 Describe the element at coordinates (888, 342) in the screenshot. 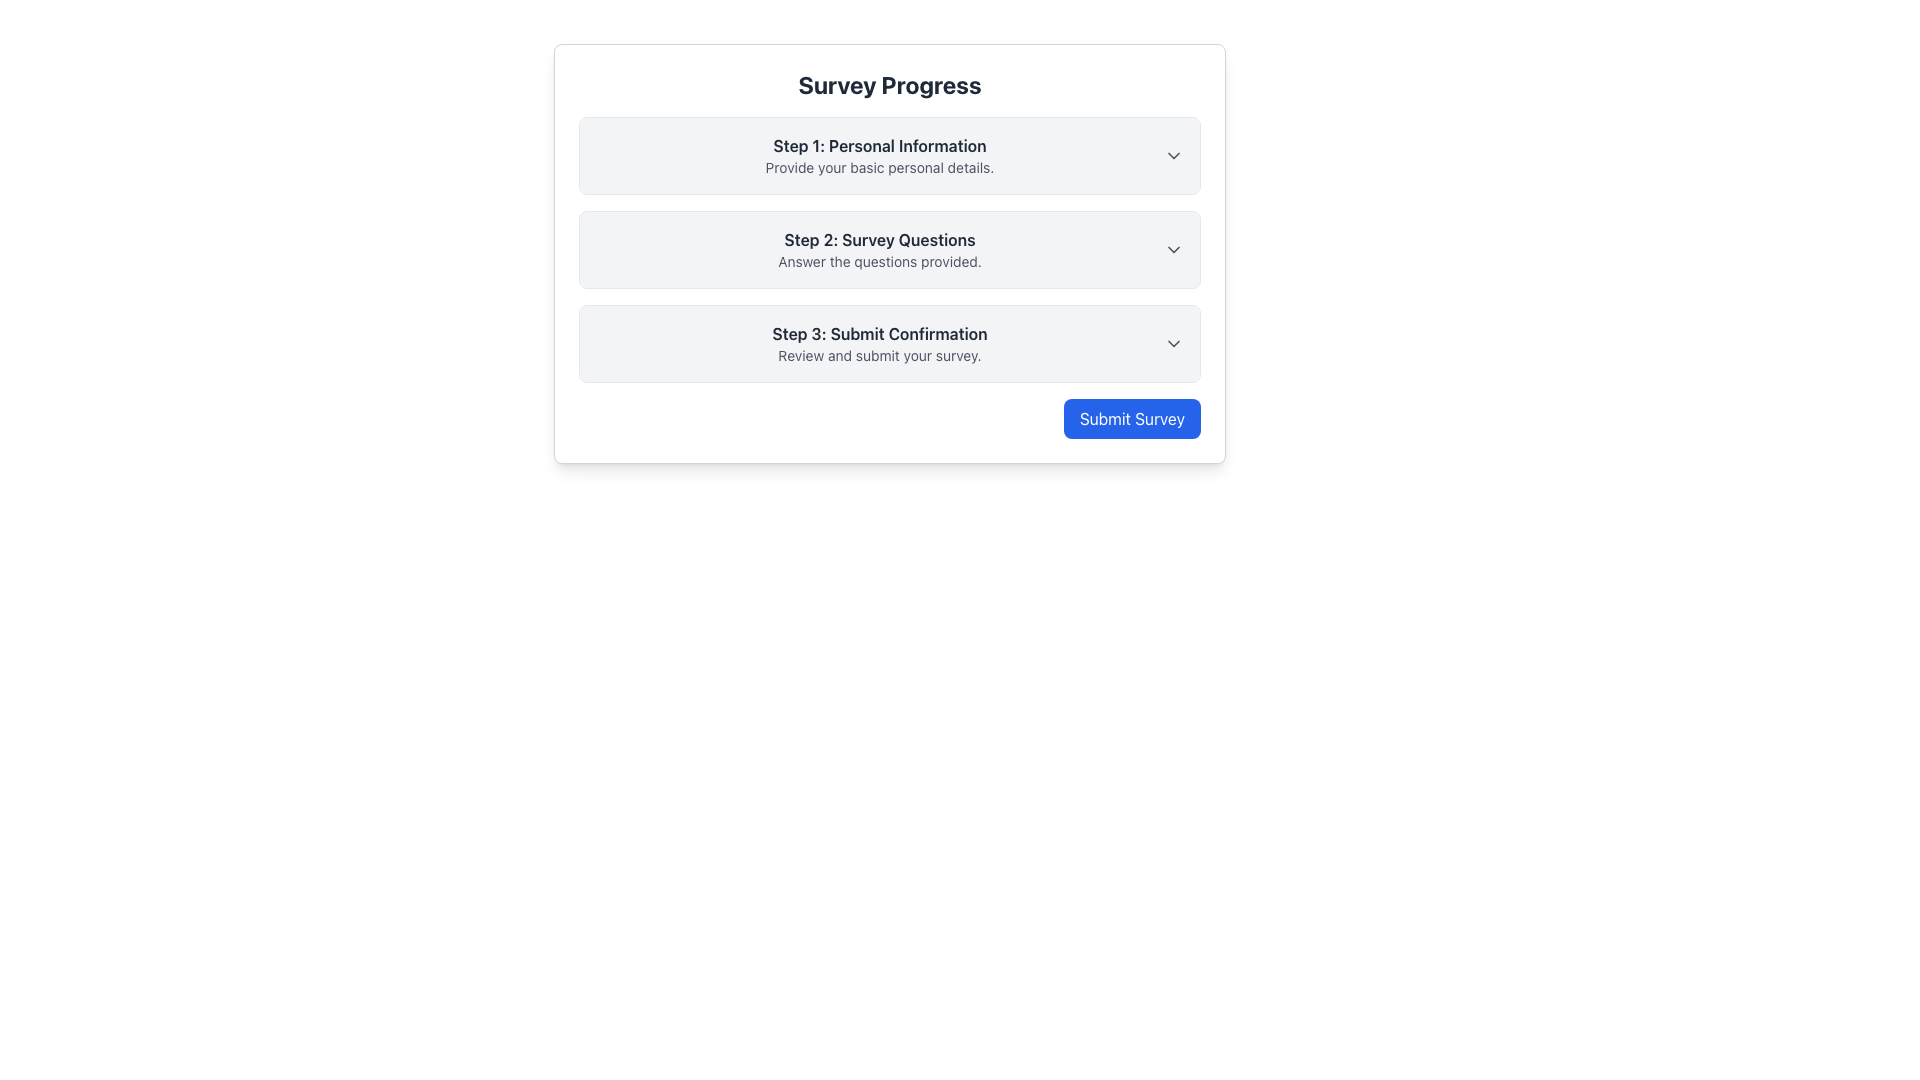

I see `the third step Collapsible section header, which guides the user to review and submit their survey` at that location.